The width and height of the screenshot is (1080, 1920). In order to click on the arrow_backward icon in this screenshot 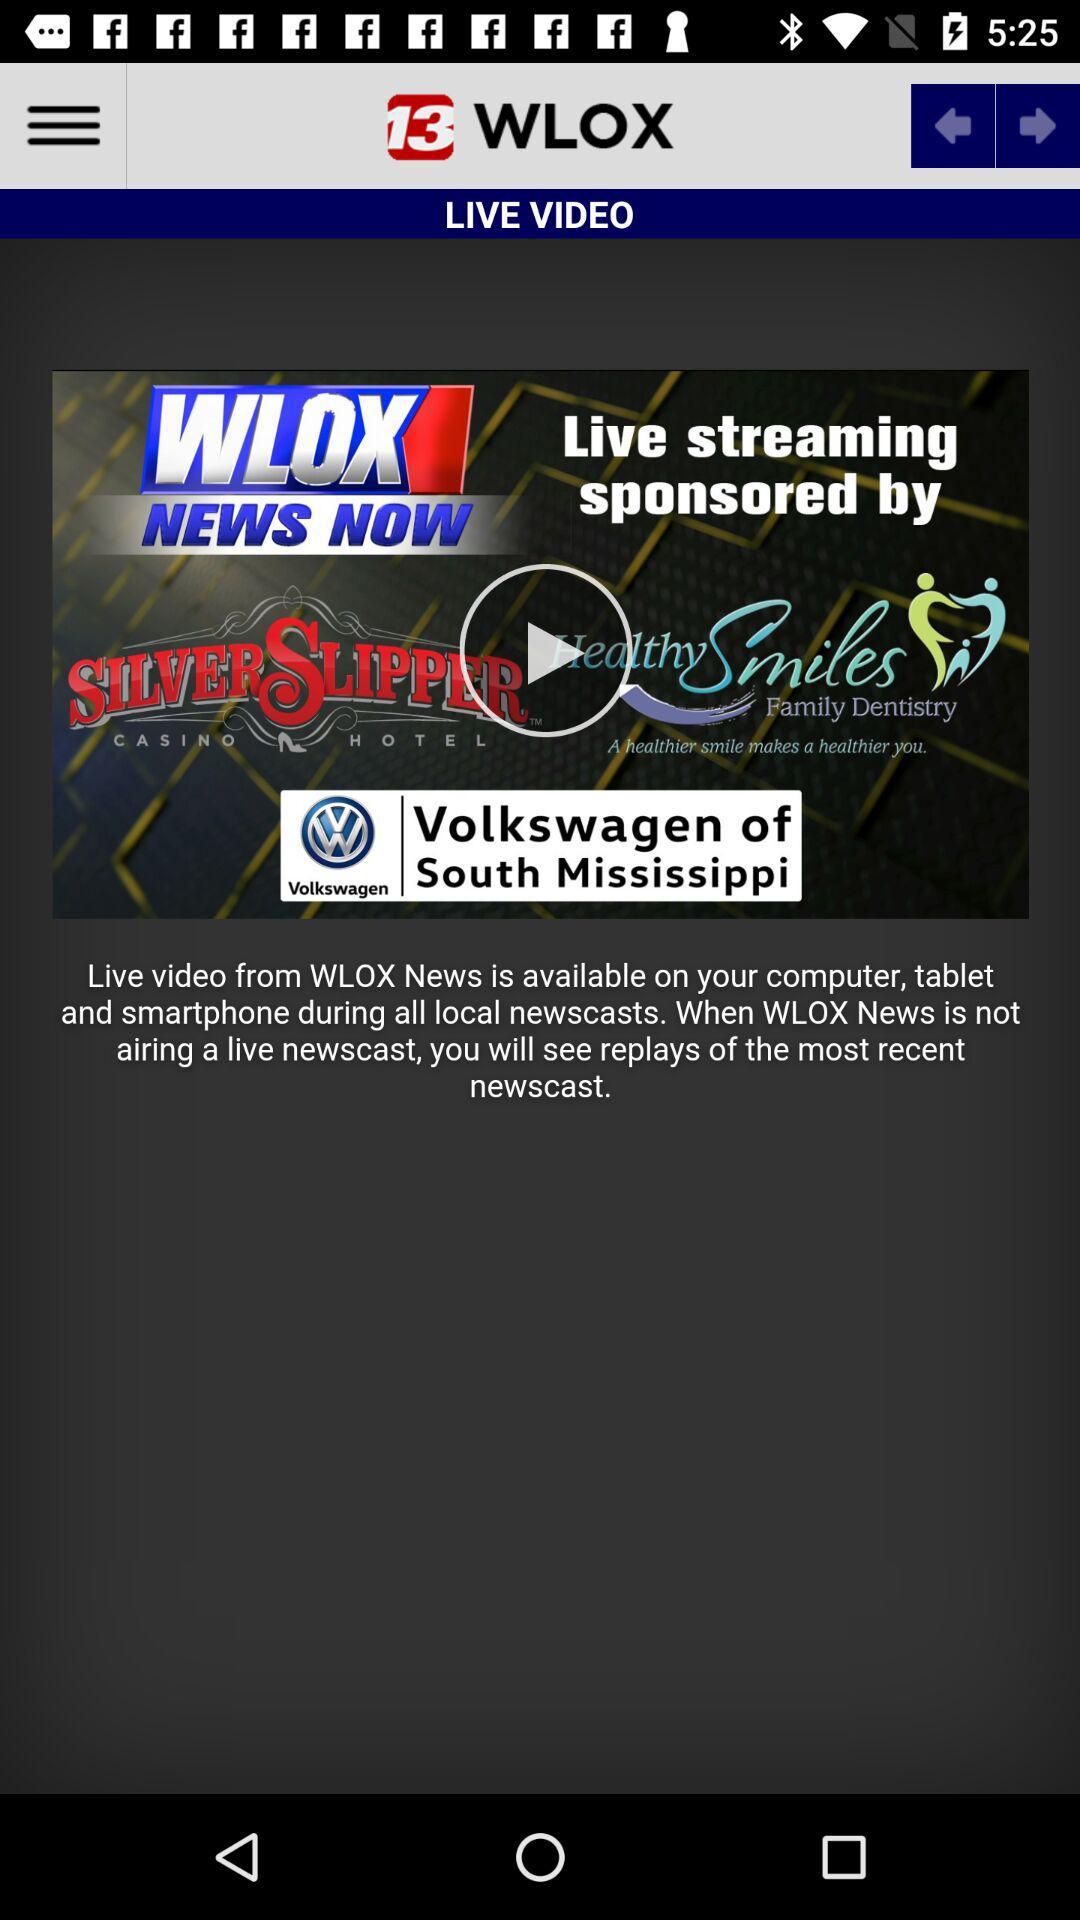, I will do `click(952, 124)`.